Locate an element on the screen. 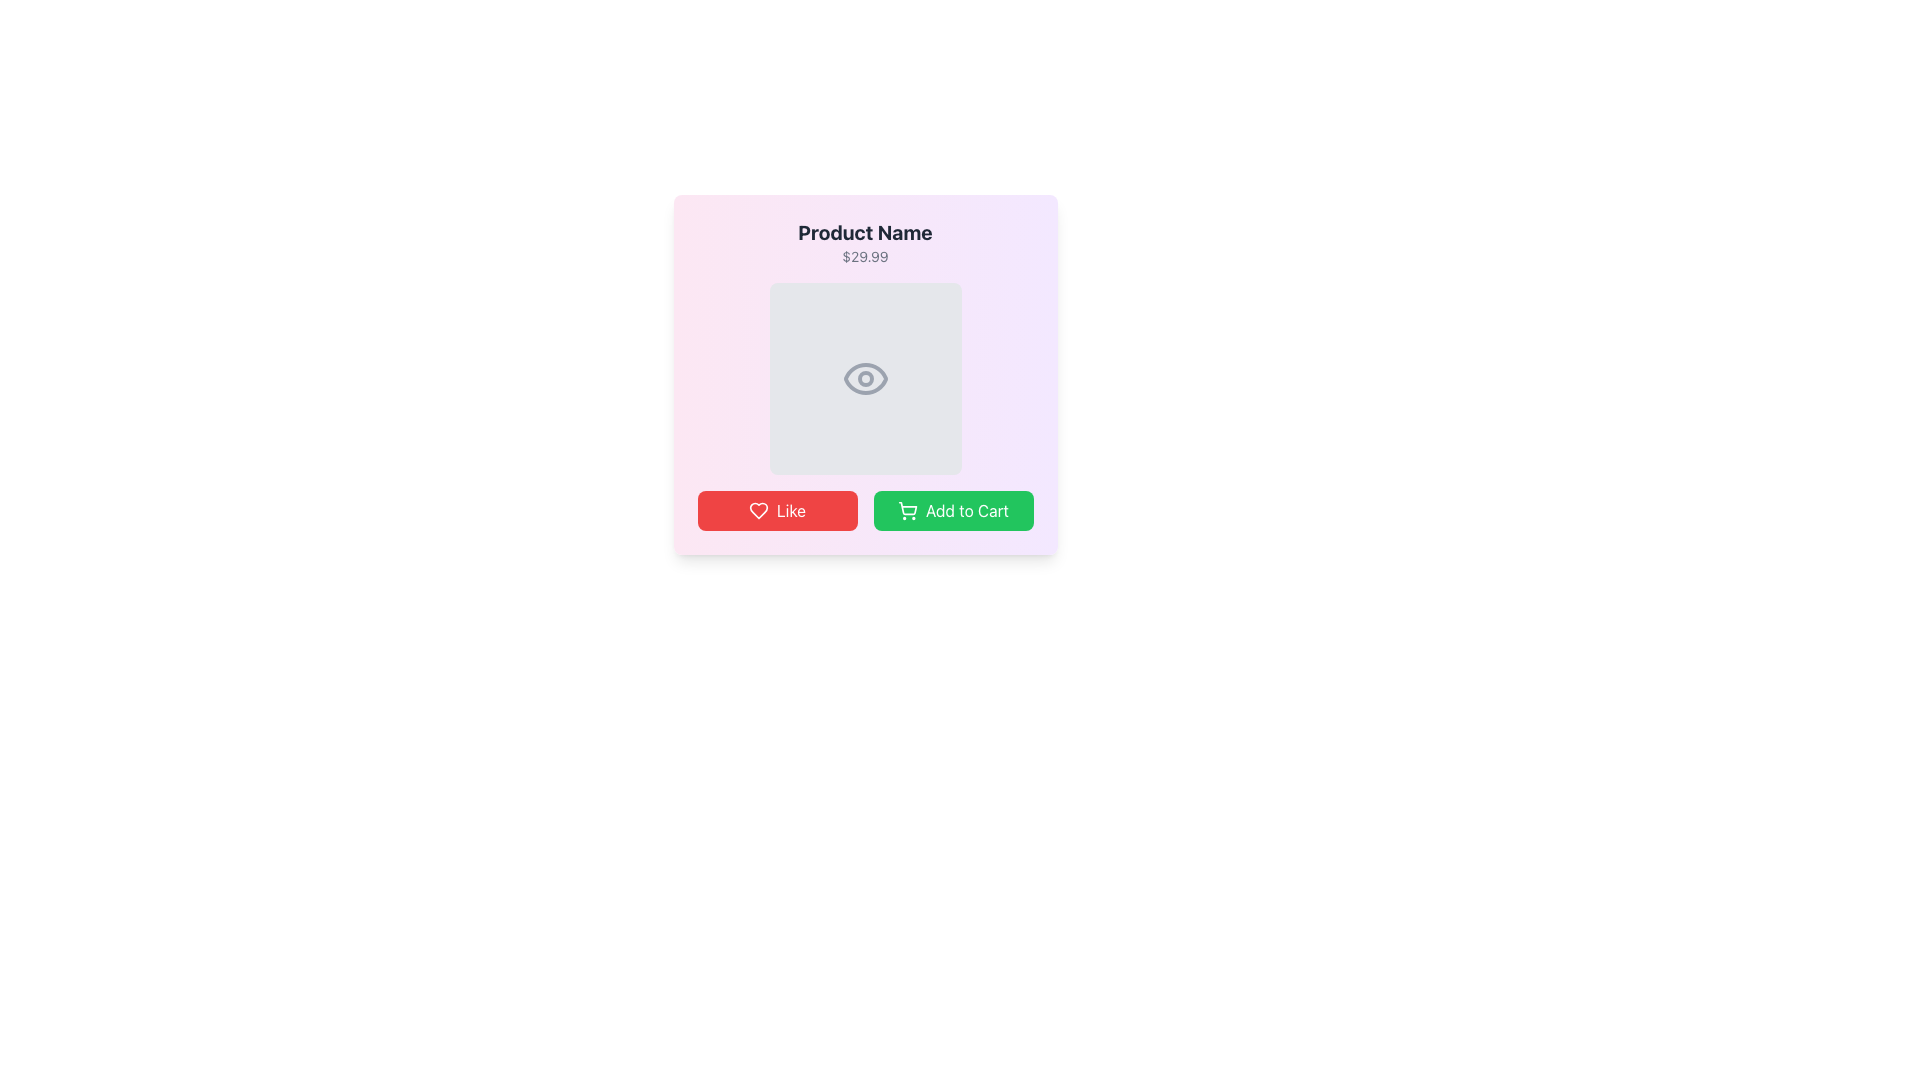  the text label displaying the price value '$29.99', which is positioned below the 'Product Name' title and above the product image is located at coordinates (865, 256).